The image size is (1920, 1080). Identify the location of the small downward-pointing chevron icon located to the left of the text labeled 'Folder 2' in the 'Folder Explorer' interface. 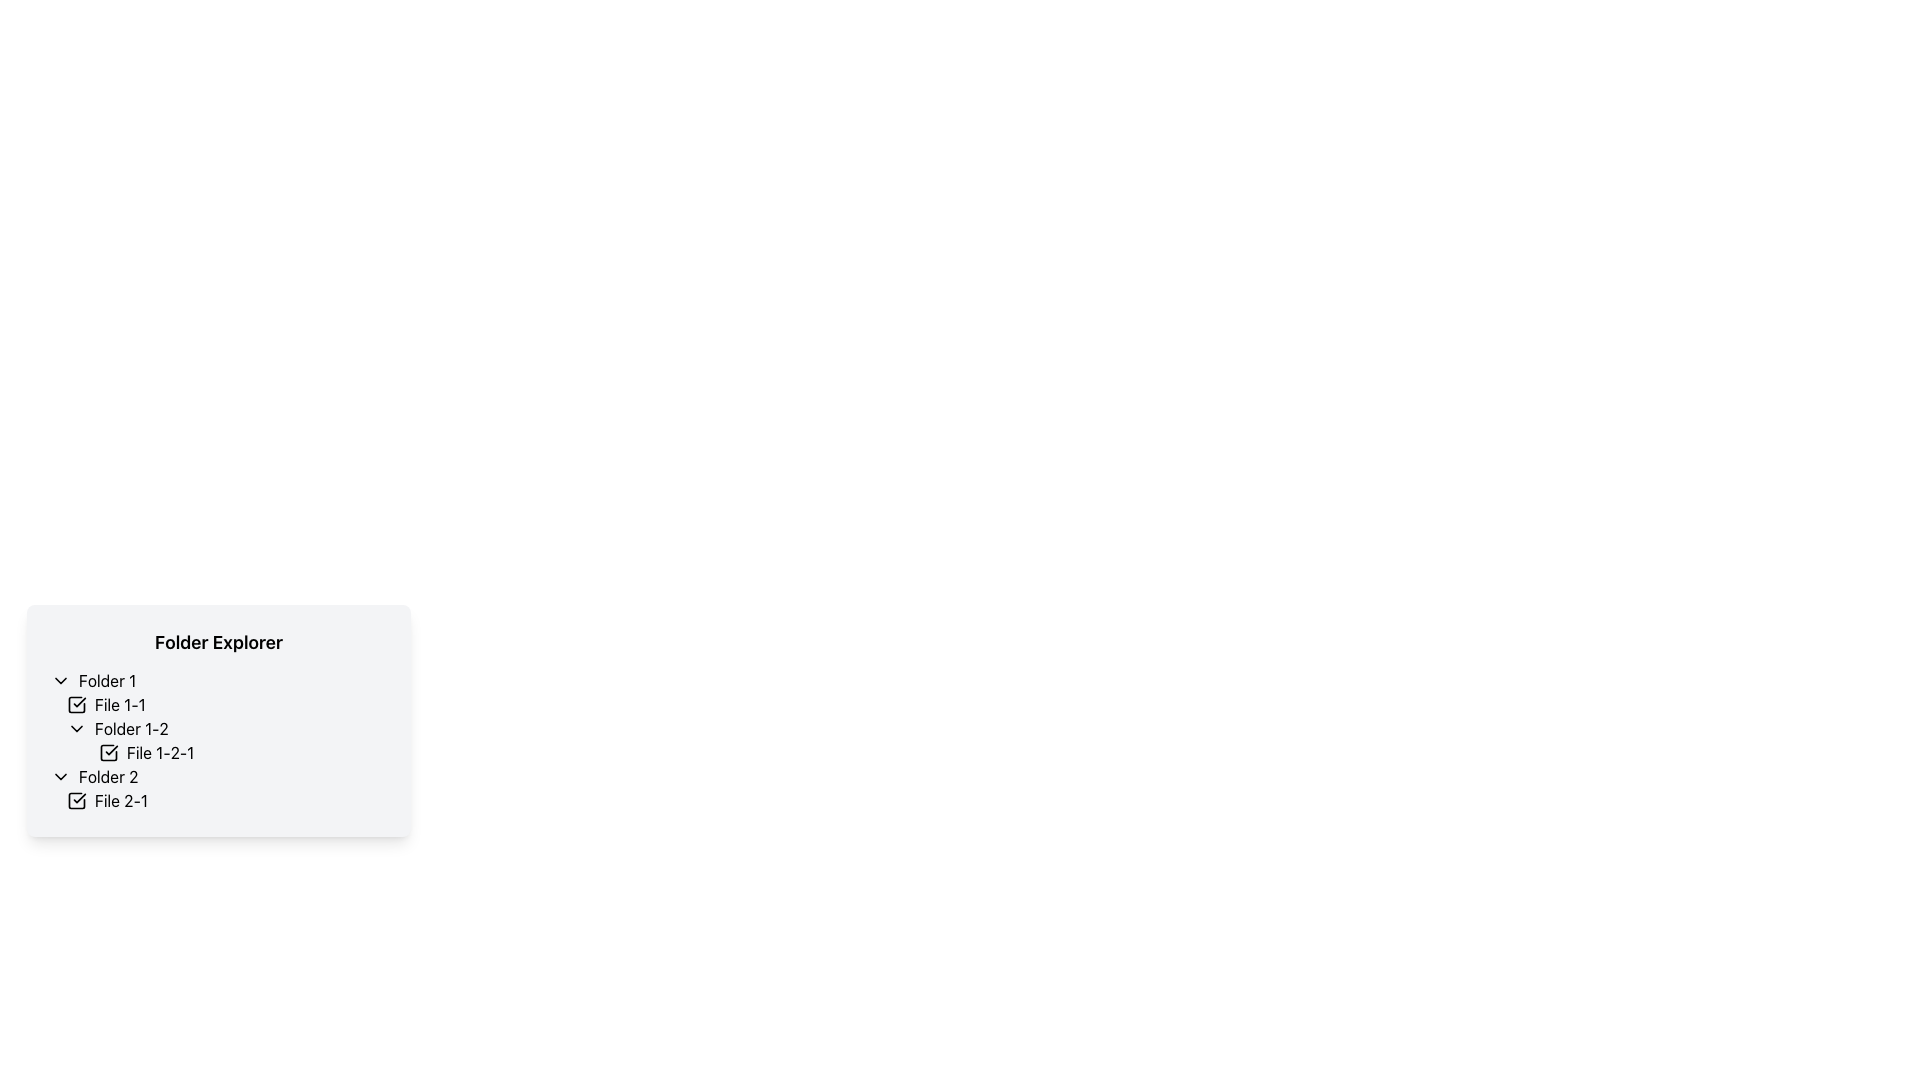
(61, 775).